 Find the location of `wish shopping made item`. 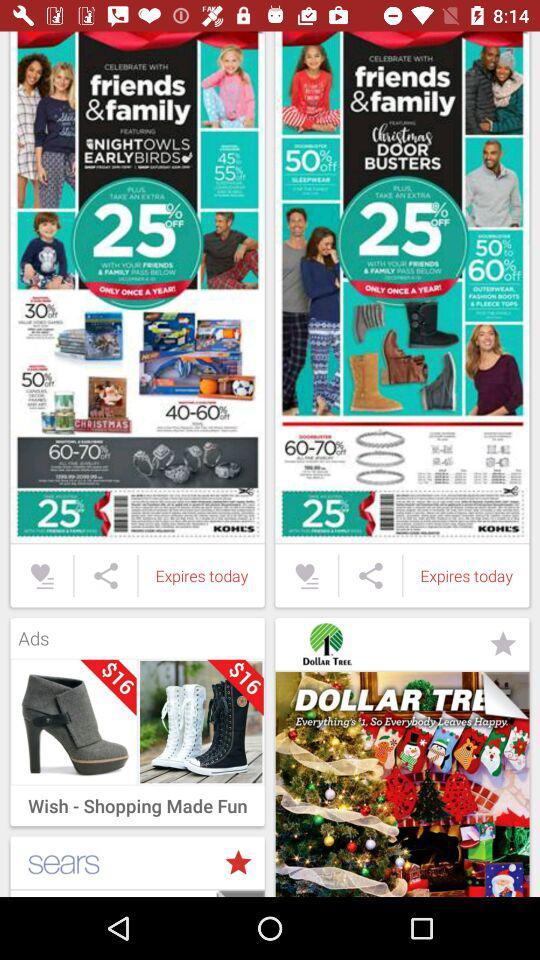

wish shopping made item is located at coordinates (136, 801).